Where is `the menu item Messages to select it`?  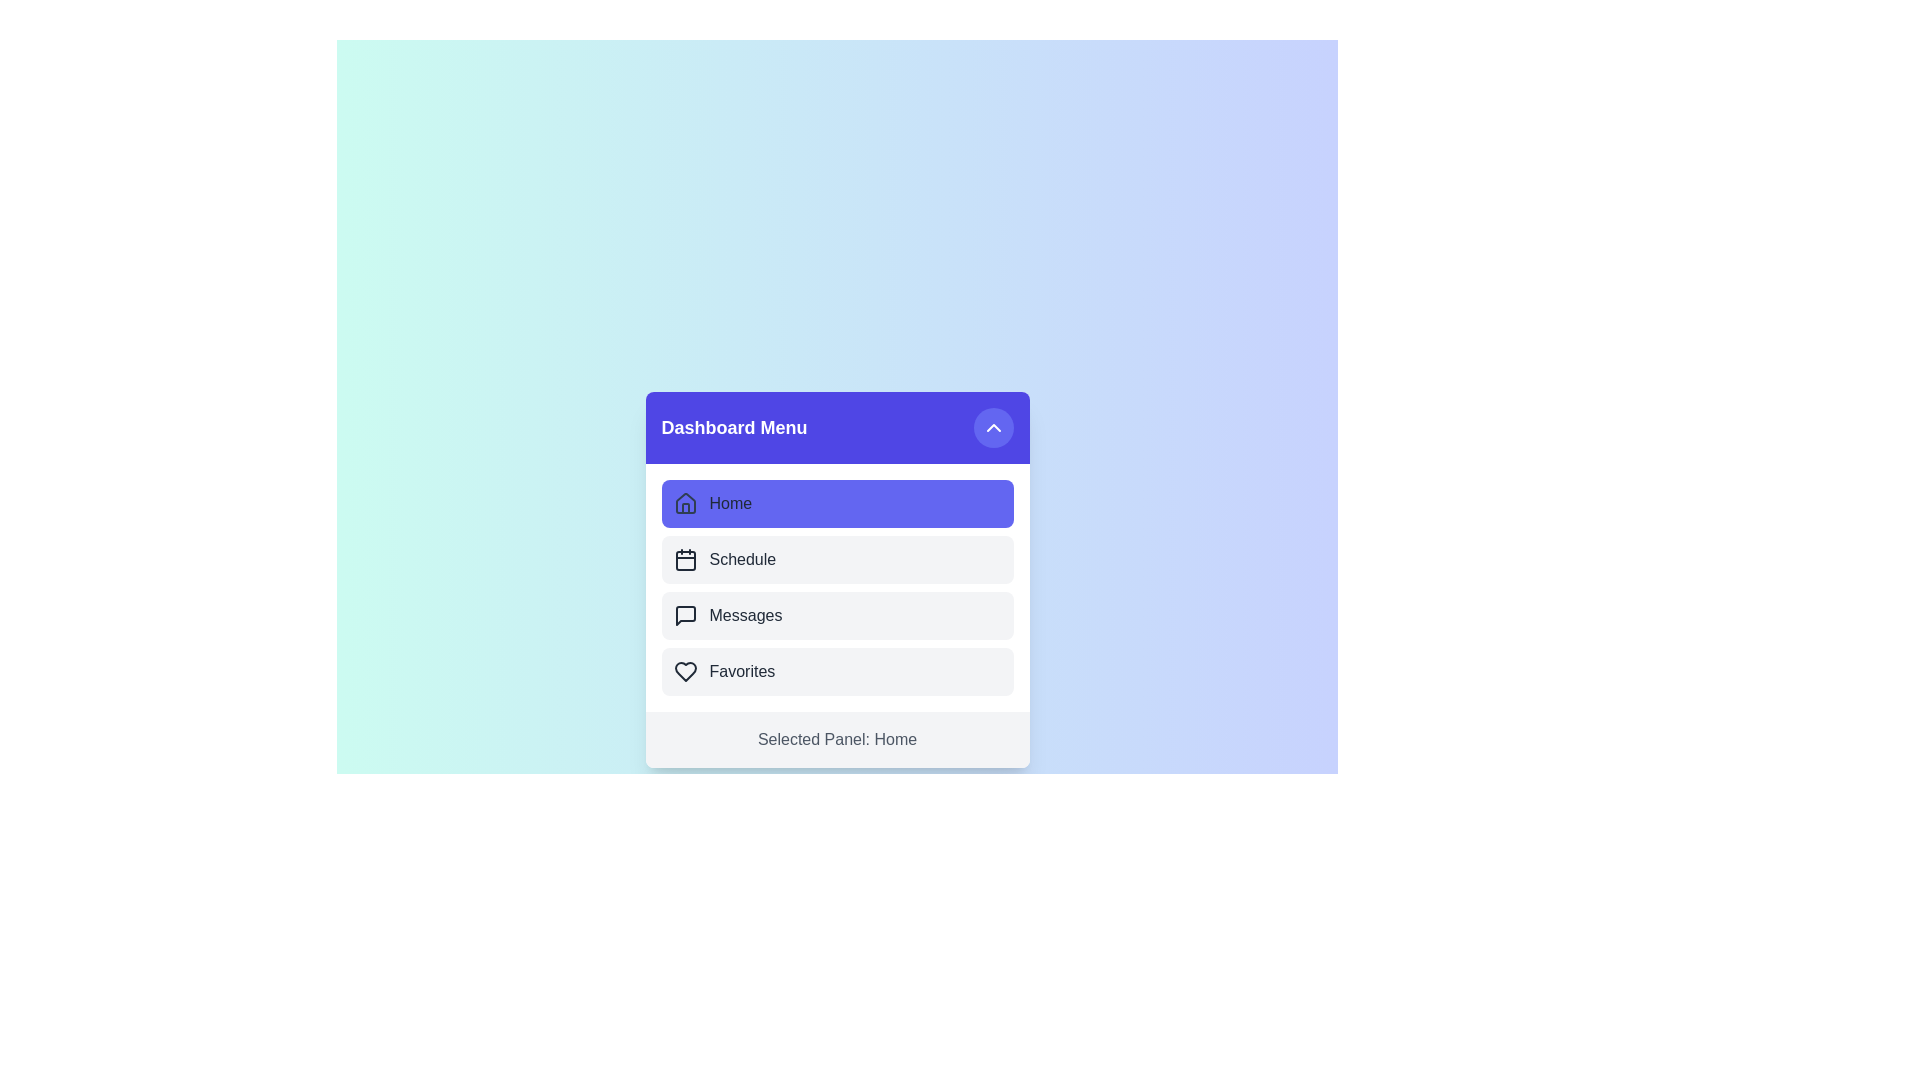 the menu item Messages to select it is located at coordinates (837, 615).